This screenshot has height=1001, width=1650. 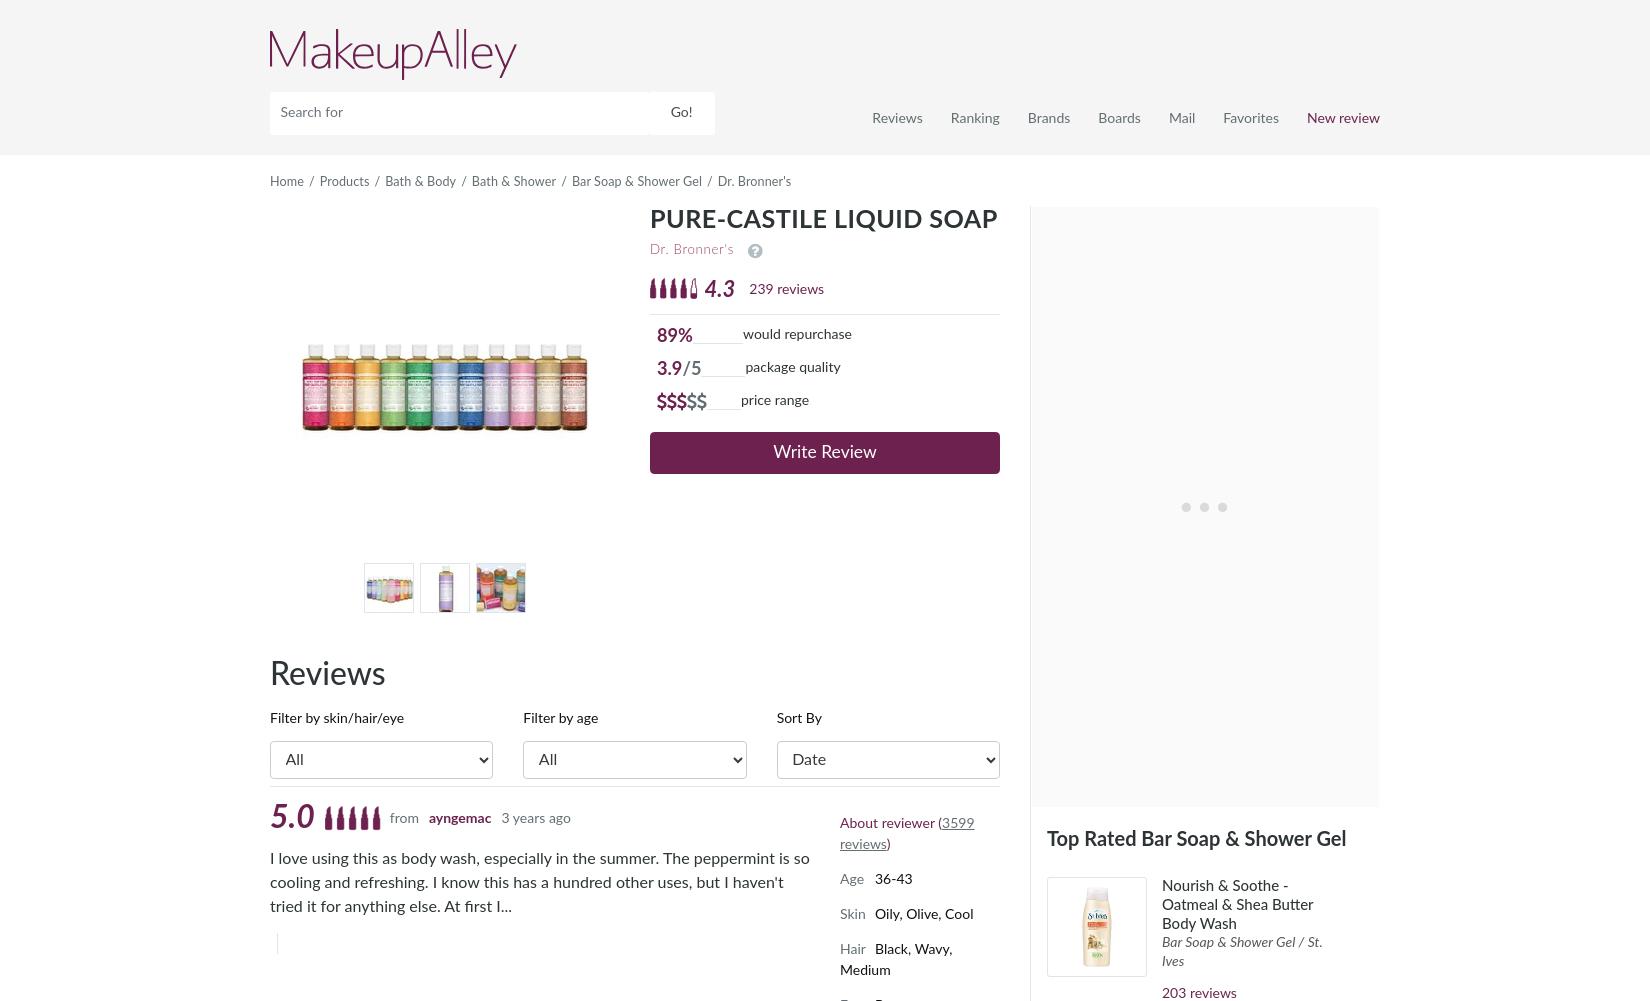 What do you see at coordinates (852, 948) in the screenshot?
I see `'Hair'` at bounding box center [852, 948].